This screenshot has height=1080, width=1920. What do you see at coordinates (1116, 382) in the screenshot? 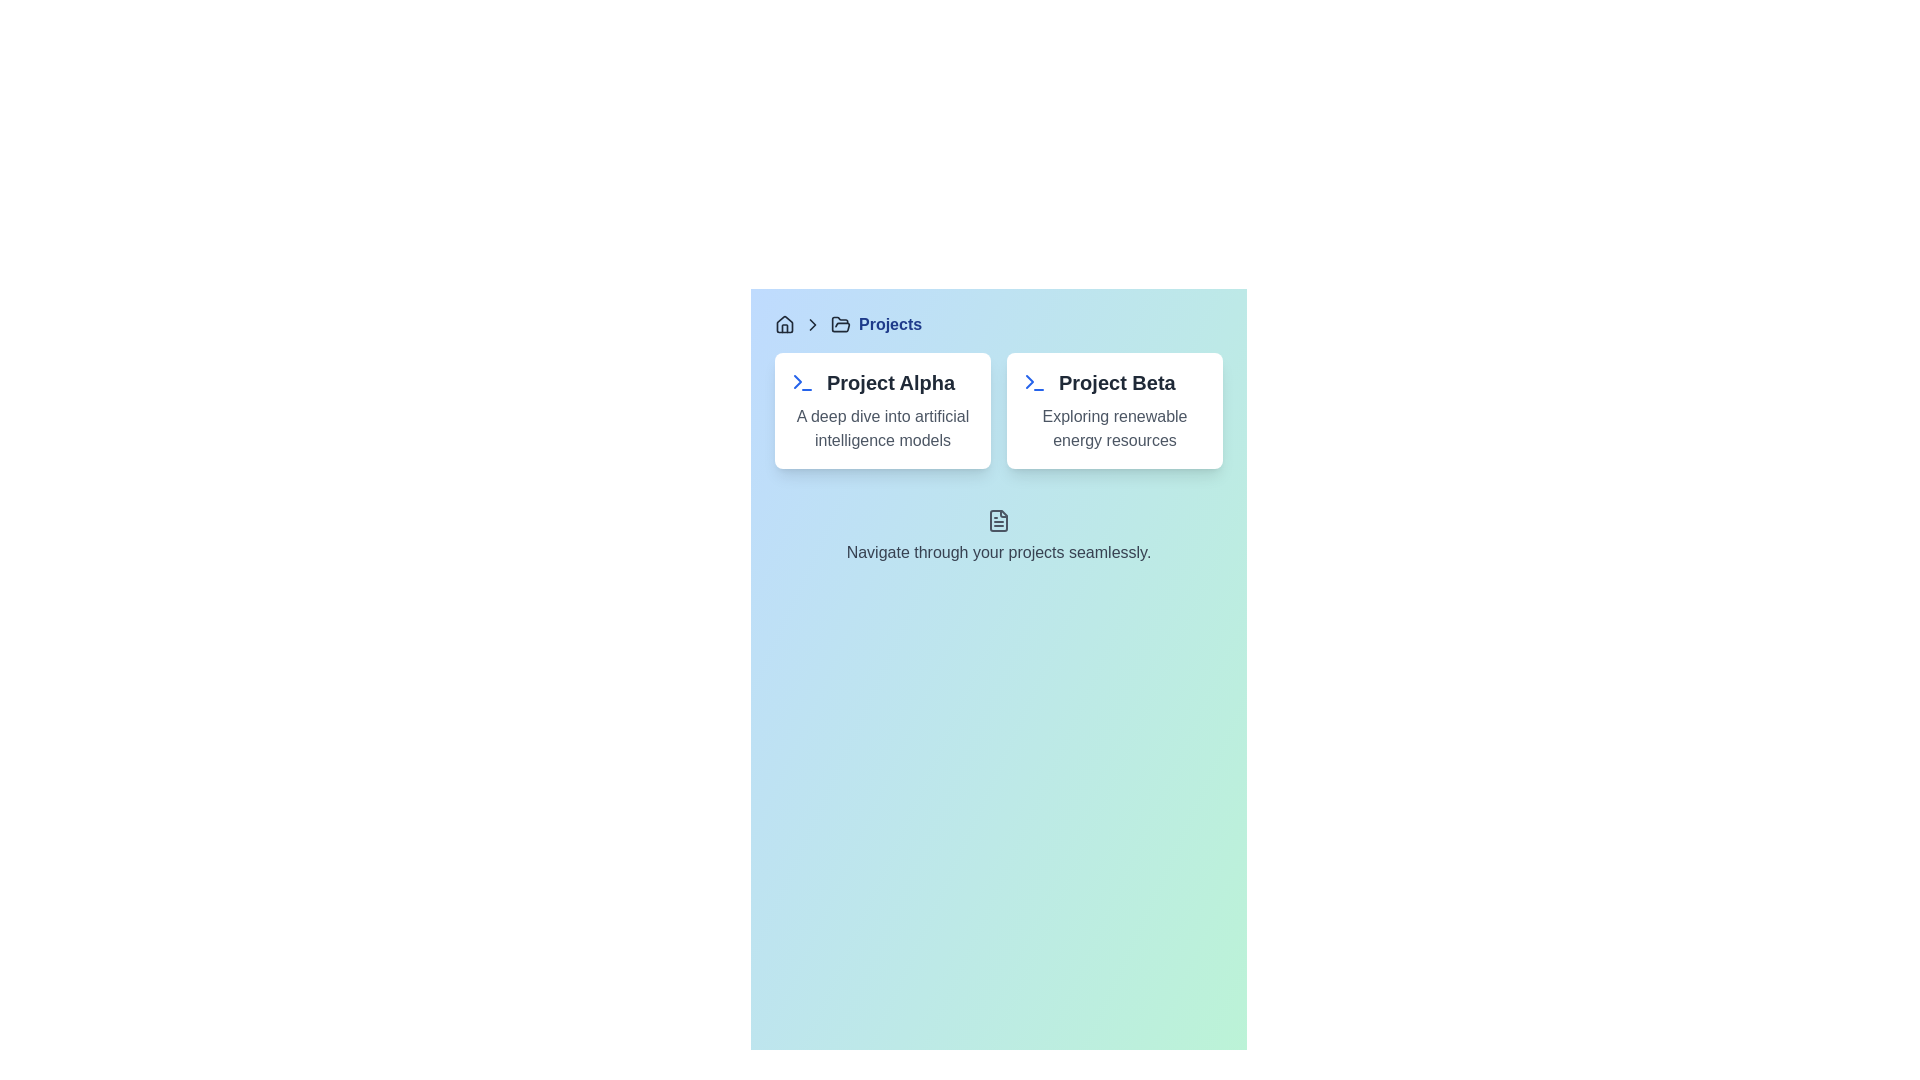
I see `the bold title text labeled 'Project Beta' which is styled with a larger font size and dark gray color, located in the top-right quadrant of the view within a card element` at bounding box center [1116, 382].